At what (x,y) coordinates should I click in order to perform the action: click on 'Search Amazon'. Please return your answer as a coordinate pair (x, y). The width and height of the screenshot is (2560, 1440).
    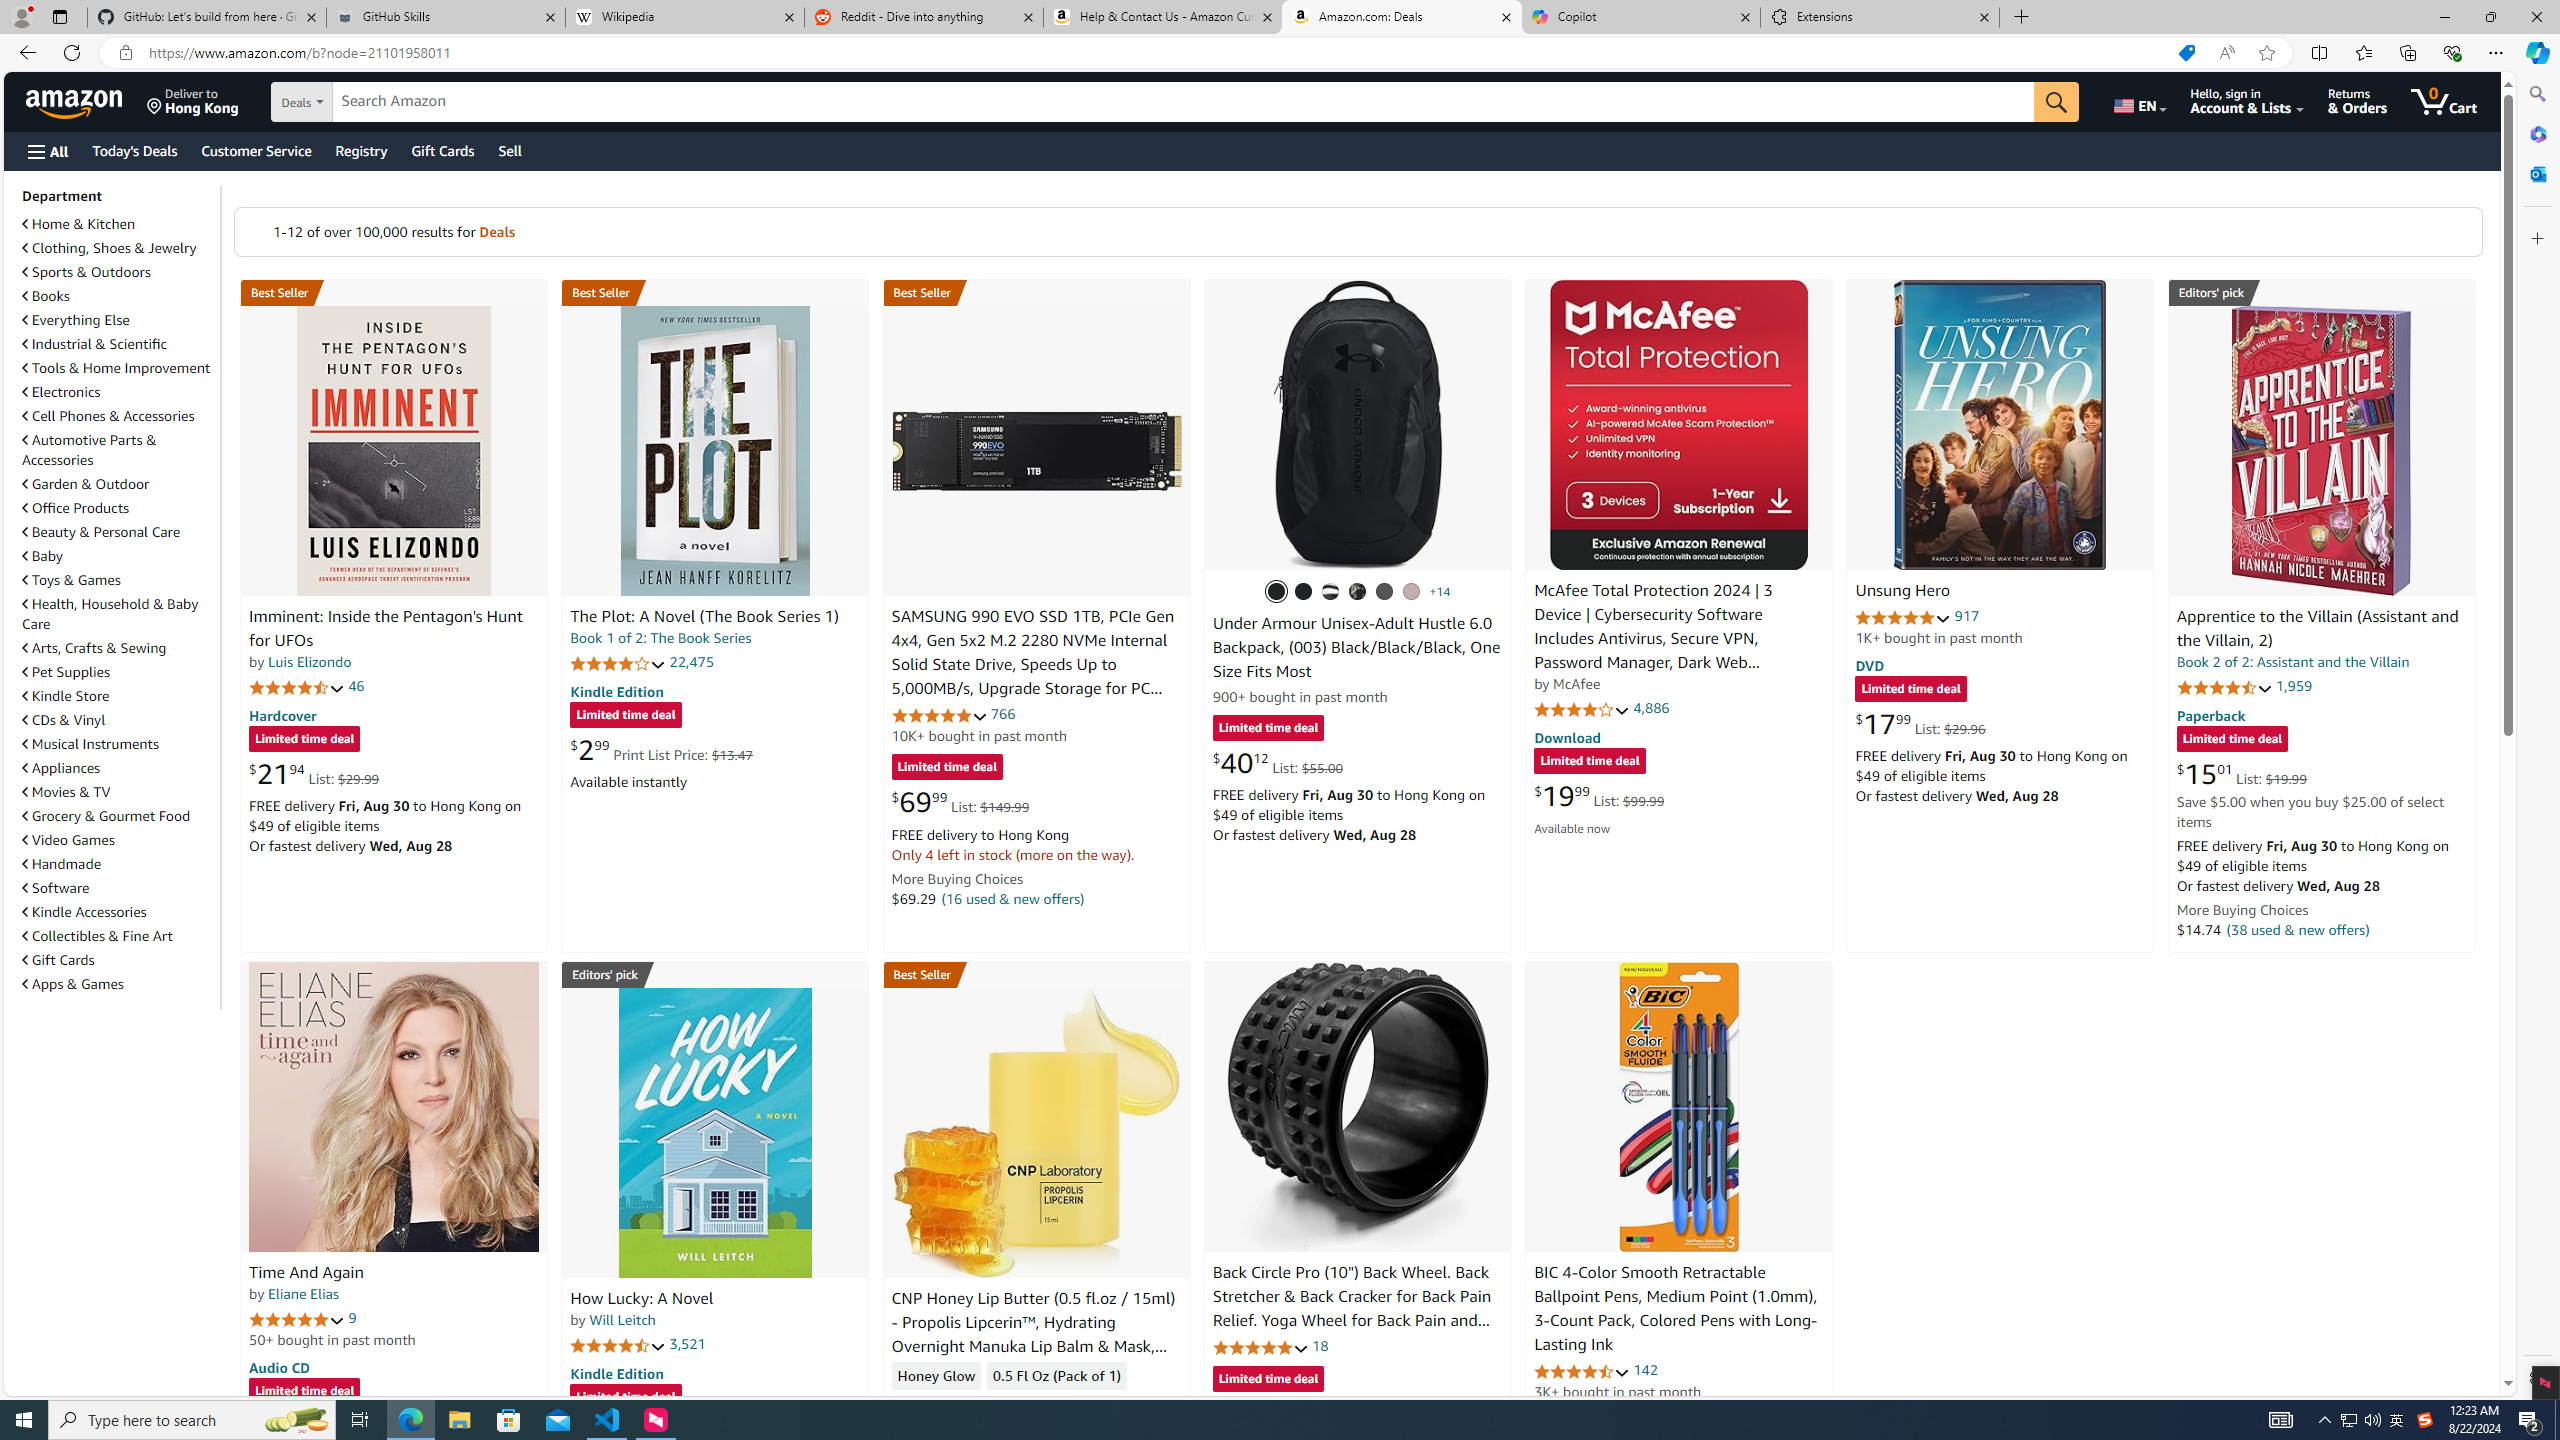
    Looking at the image, I should click on (1183, 102).